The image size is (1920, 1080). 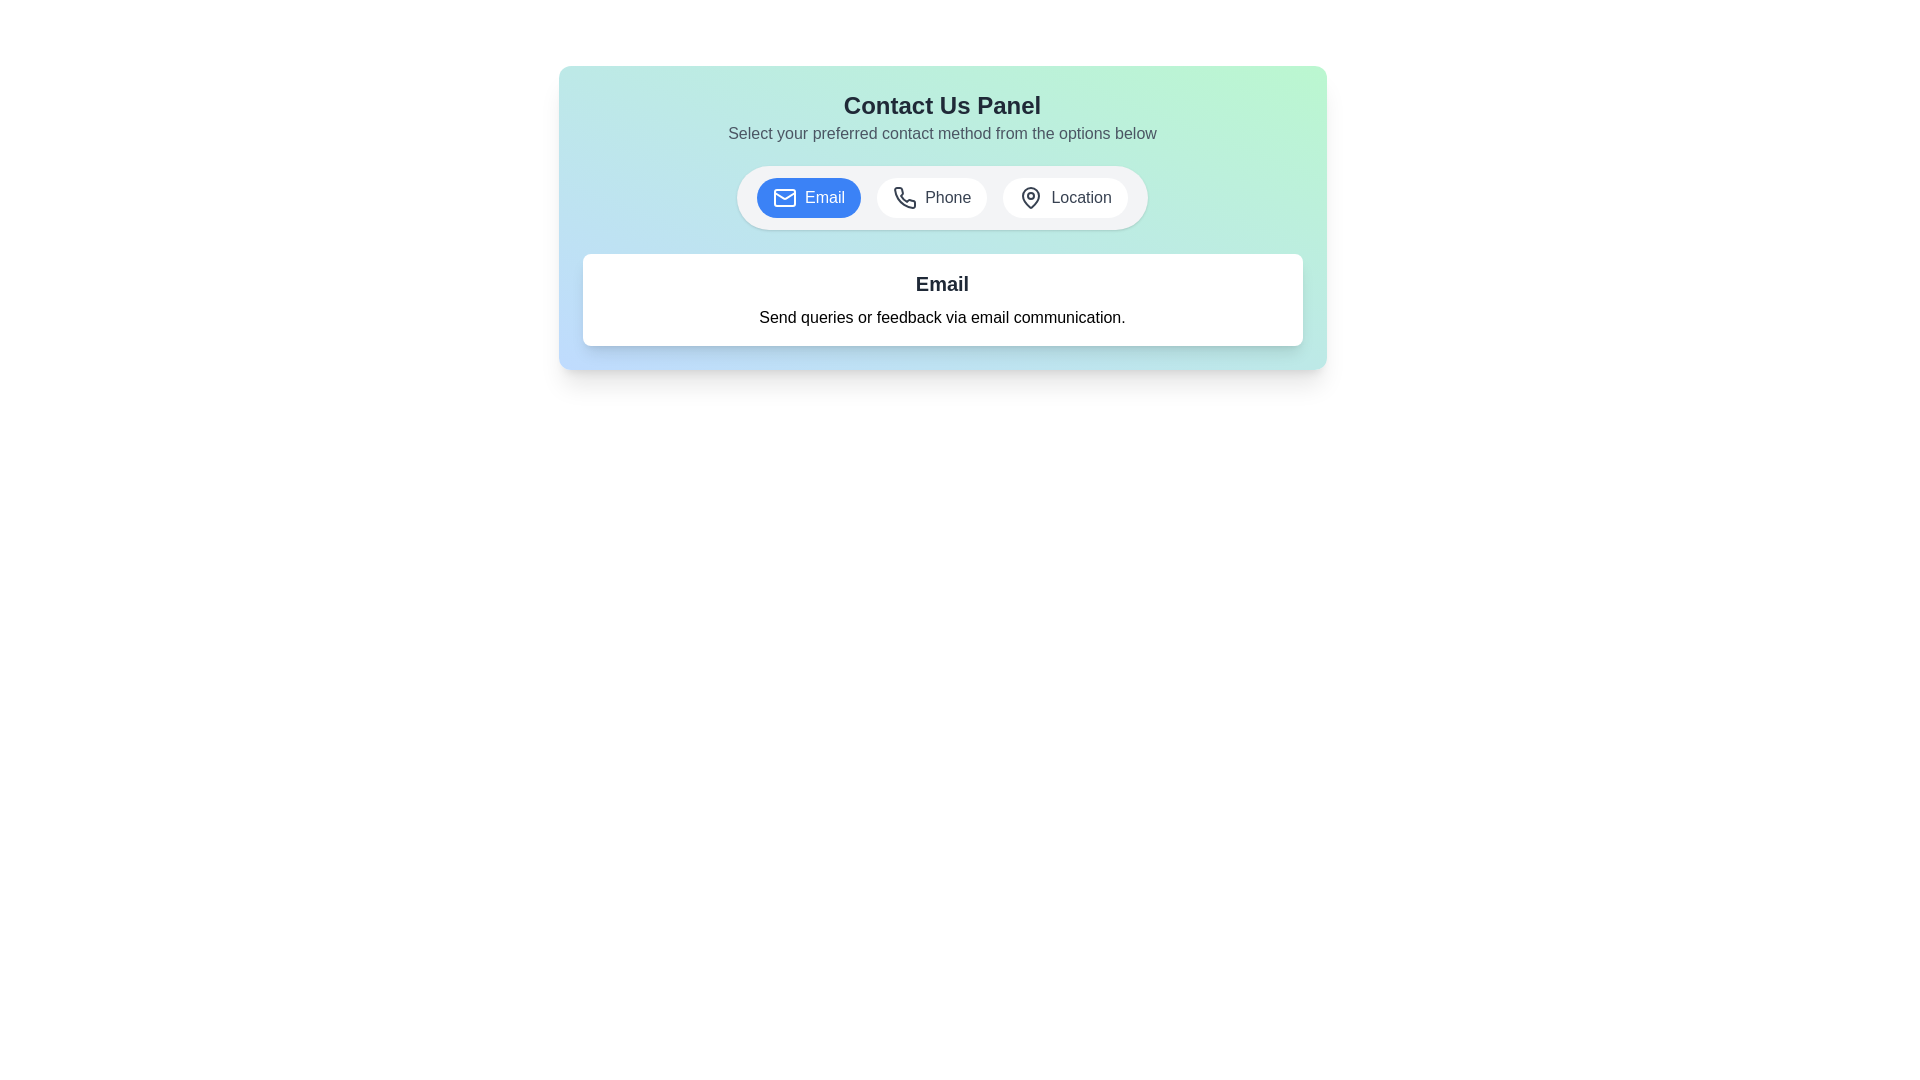 I want to click on text content of the label located on the right side of the blue button that initiates an email-related action, so click(x=825, y=197).